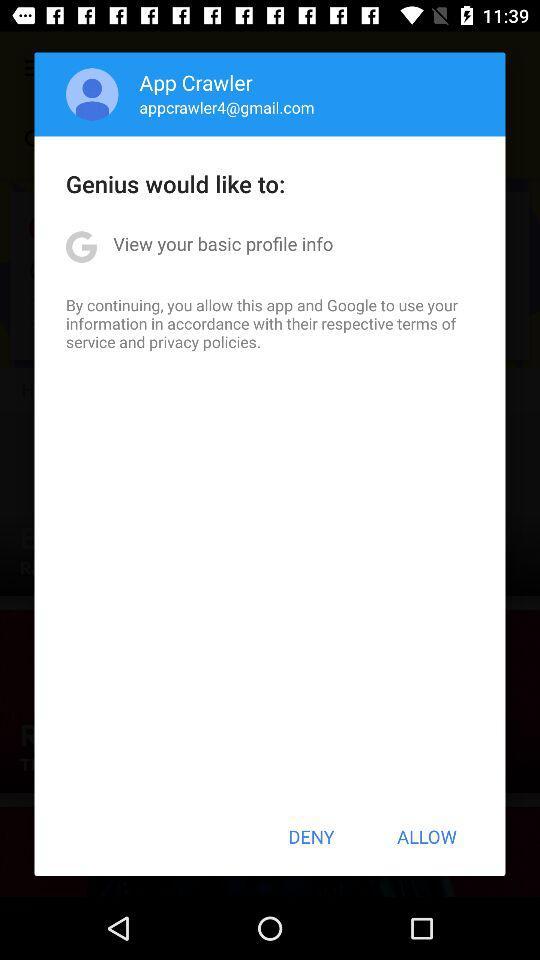 This screenshot has width=540, height=960. I want to click on view your basic app, so click(222, 242).